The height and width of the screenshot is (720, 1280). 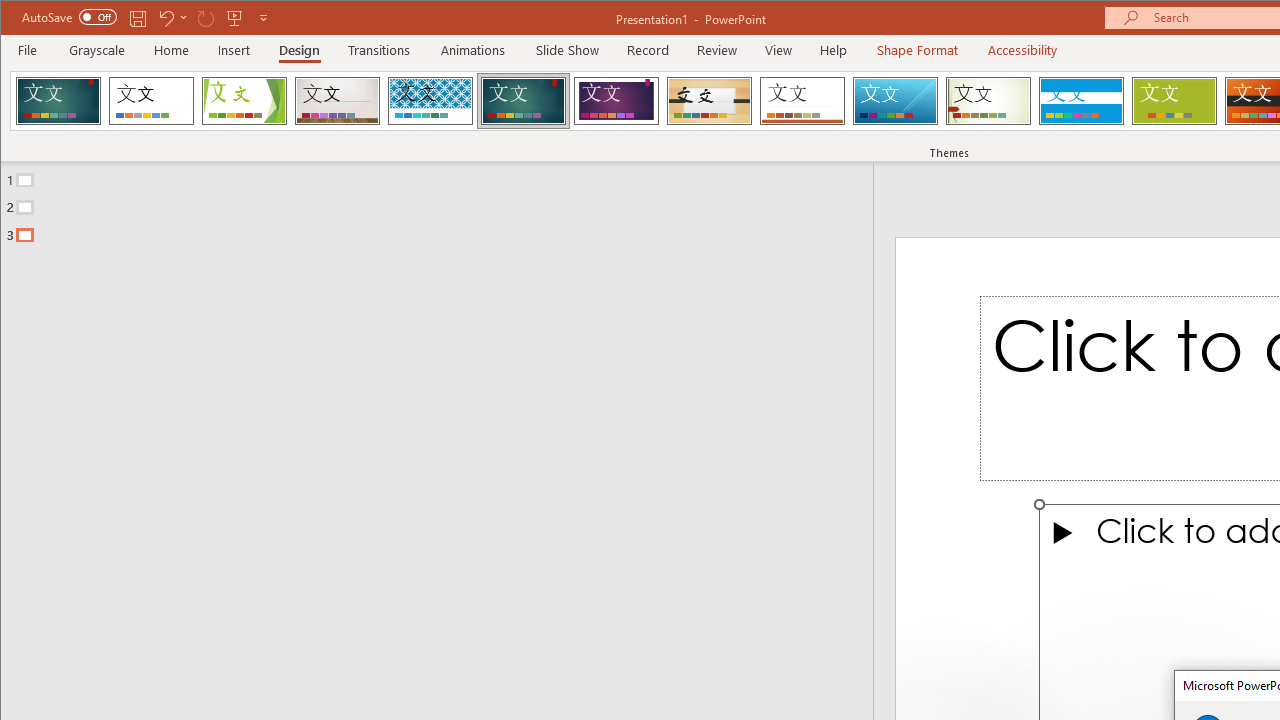 What do you see at coordinates (1080, 100) in the screenshot?
I see `'Banded'` at bounding box center [1080, 100].